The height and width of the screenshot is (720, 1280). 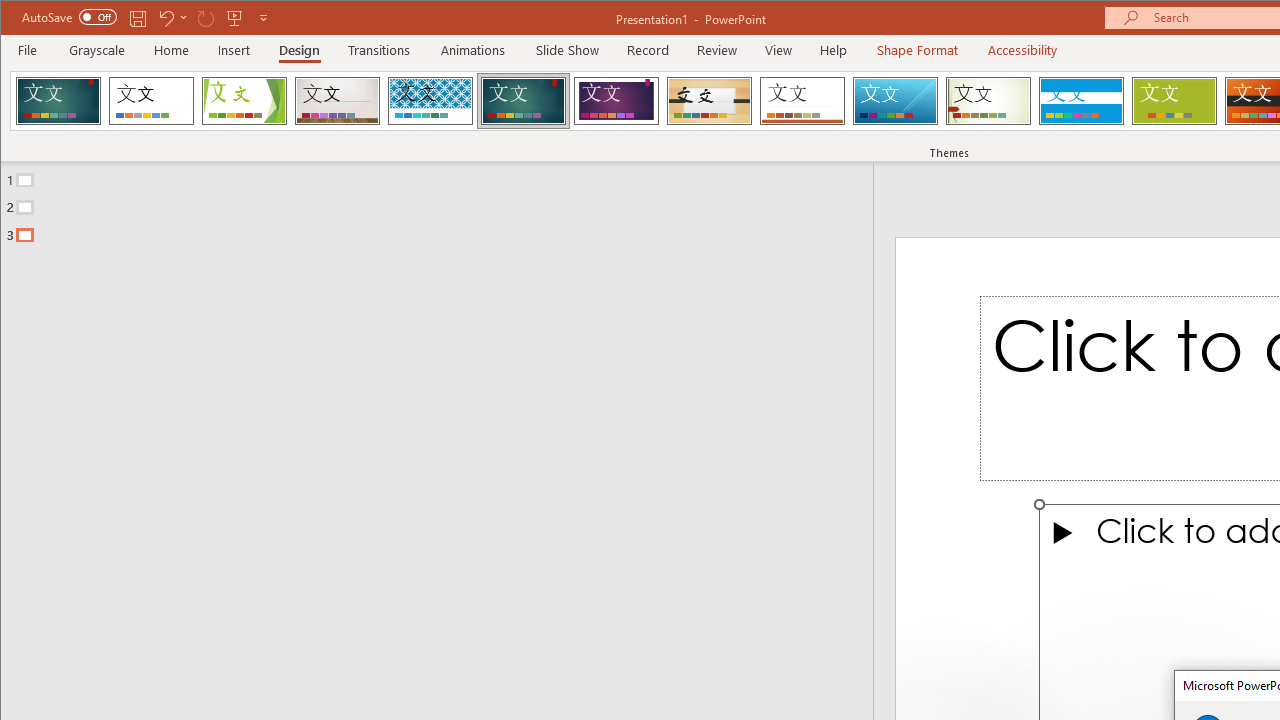 What do you see at coordinates (1080, 100) in the screenshot?
I see `'Banded'` at bounding box center [1080, 100].